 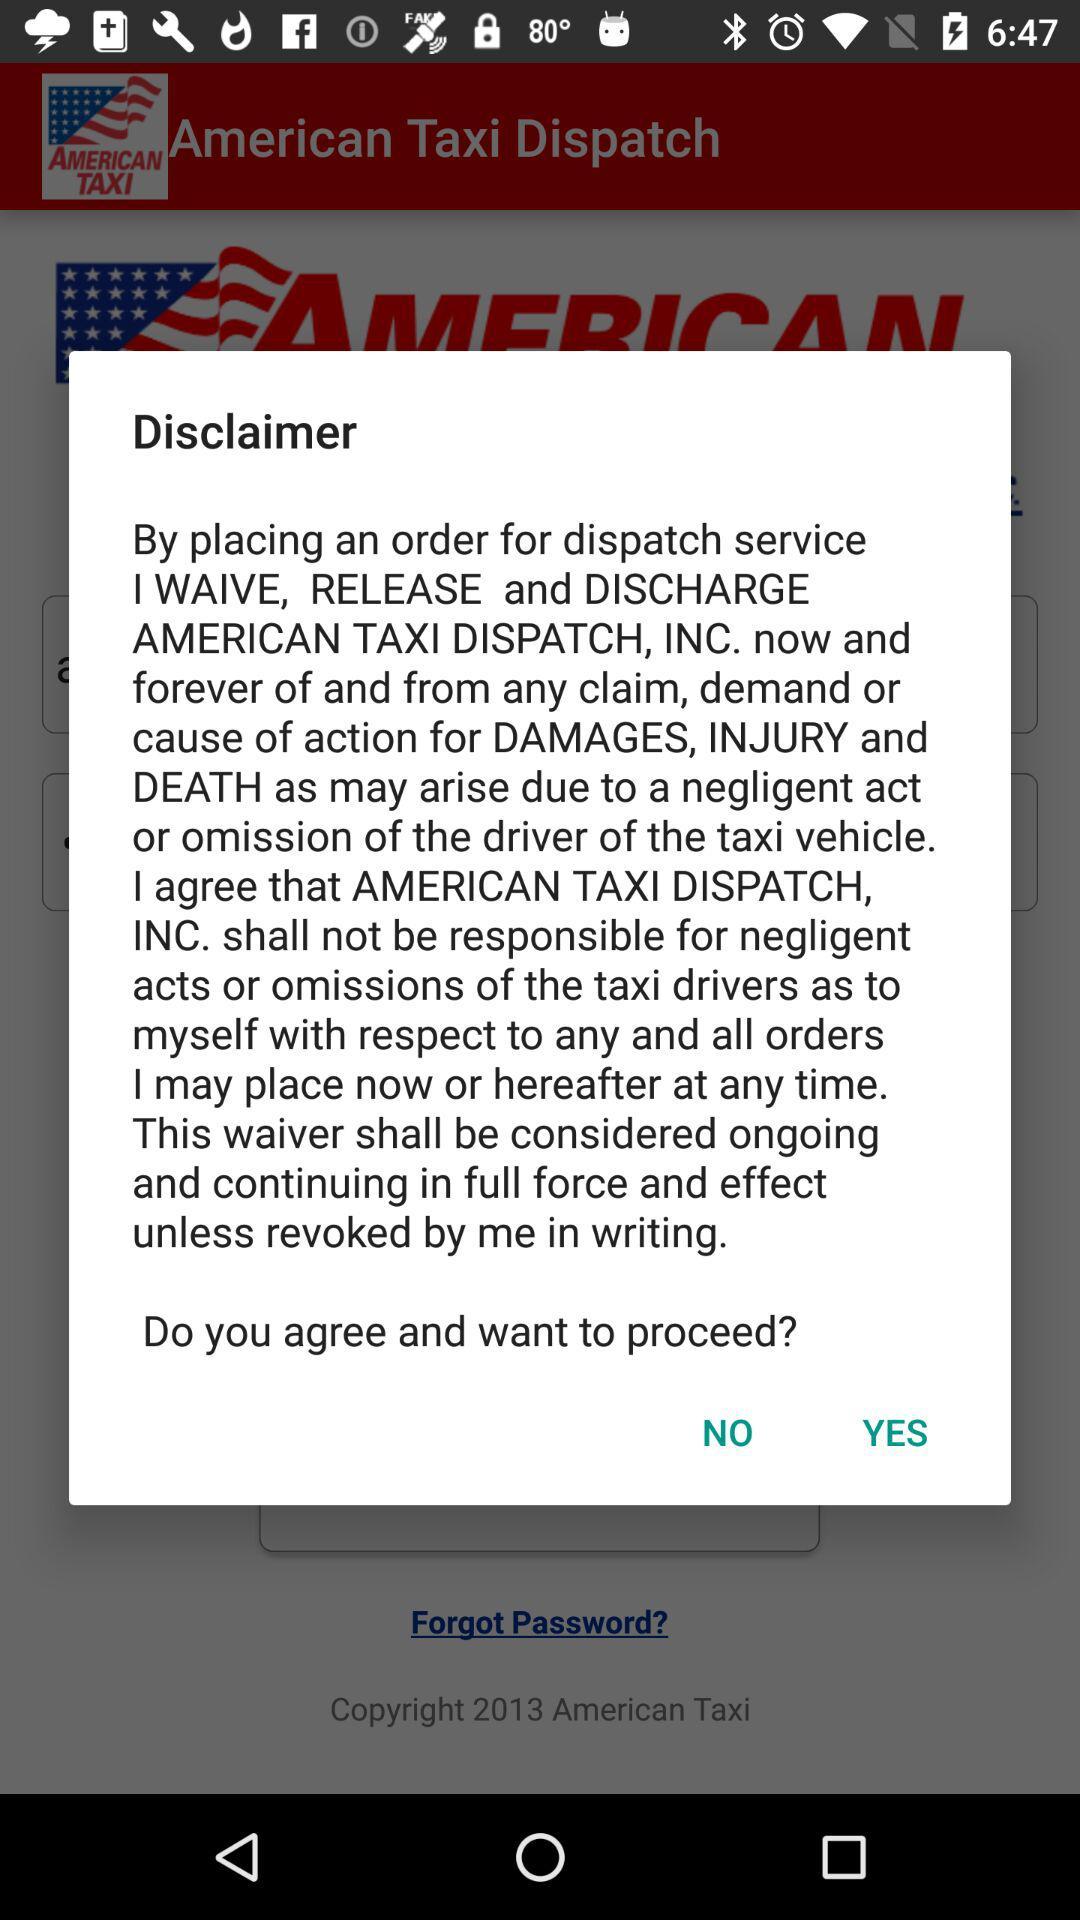 I want to click on the icon to the left of yes icon, so click(x=727, y=1430).